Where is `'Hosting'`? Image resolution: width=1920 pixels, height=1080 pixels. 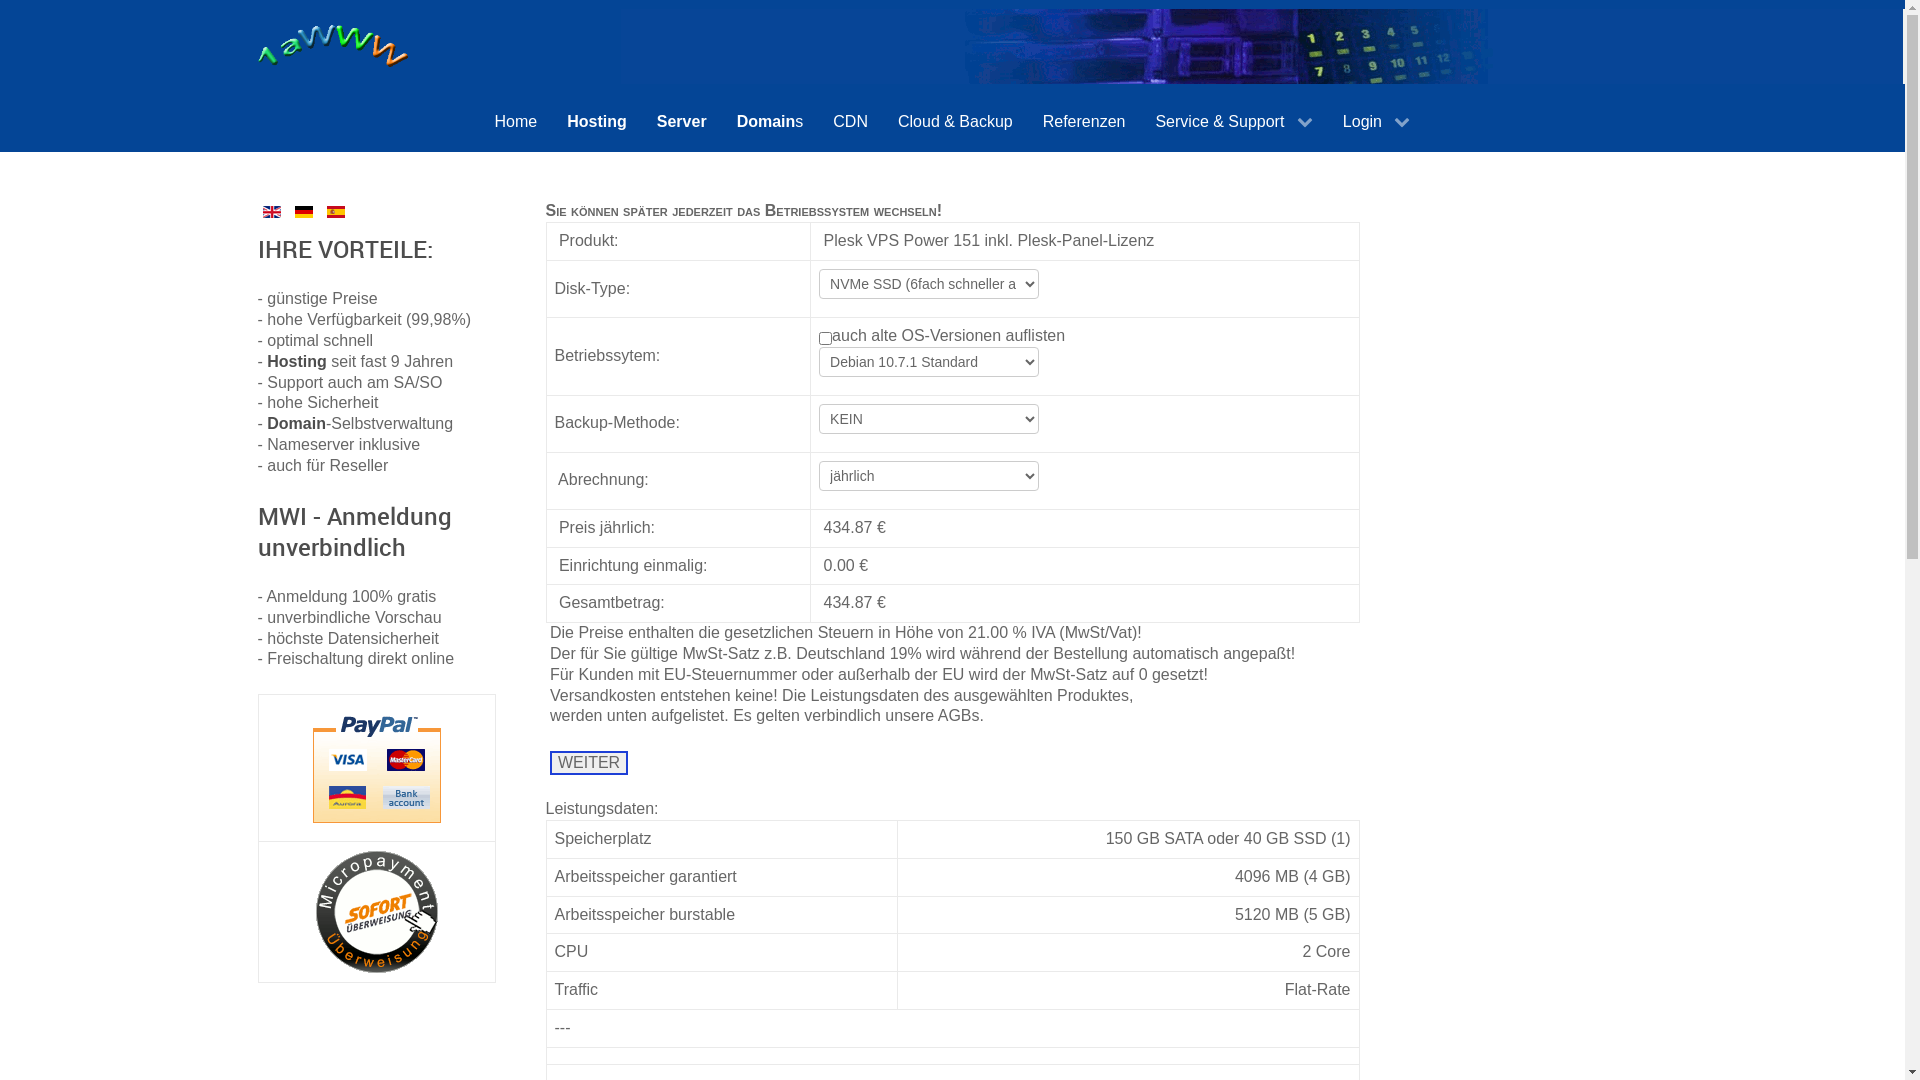 'Hosting' is located at coordinates (595, 121).